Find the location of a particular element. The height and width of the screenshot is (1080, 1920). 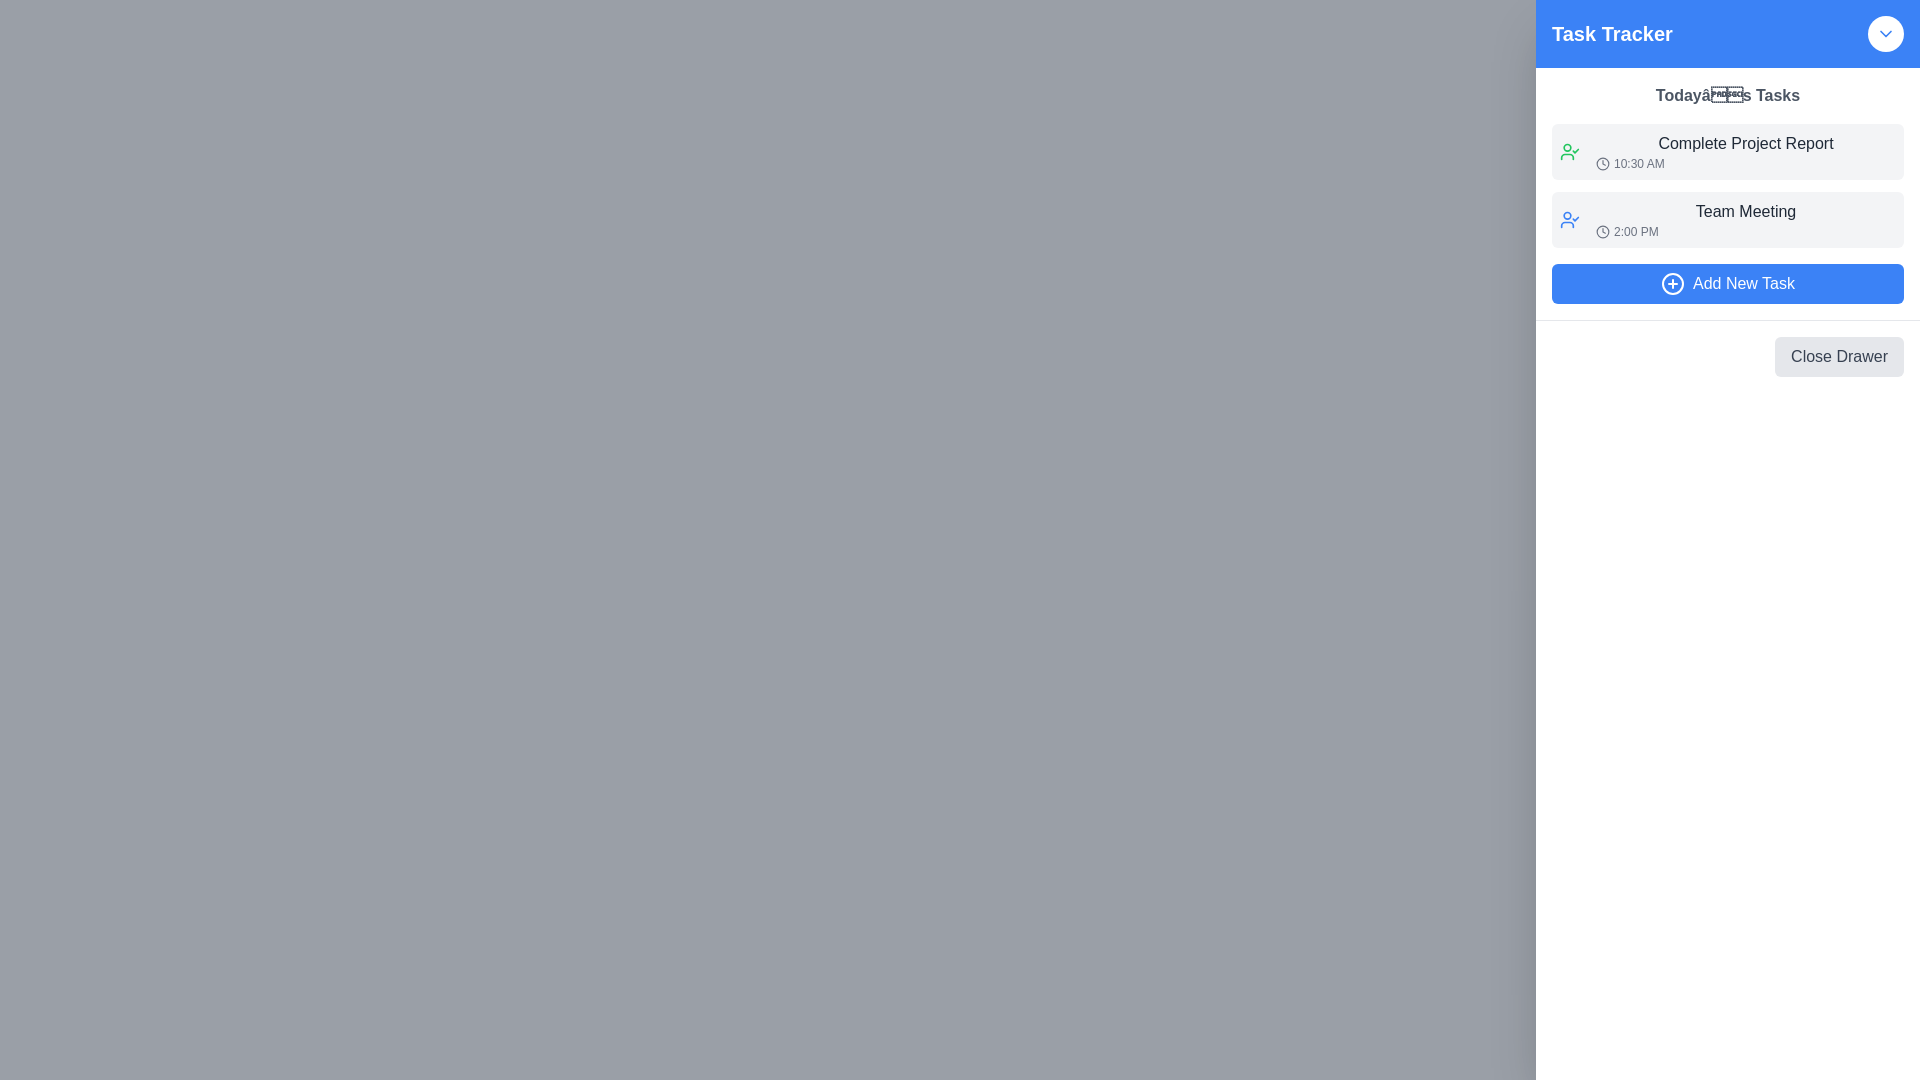

the text area within the button that represents the action of adding a new task to initiate the task creation process is located at coordinates (1742, 284).